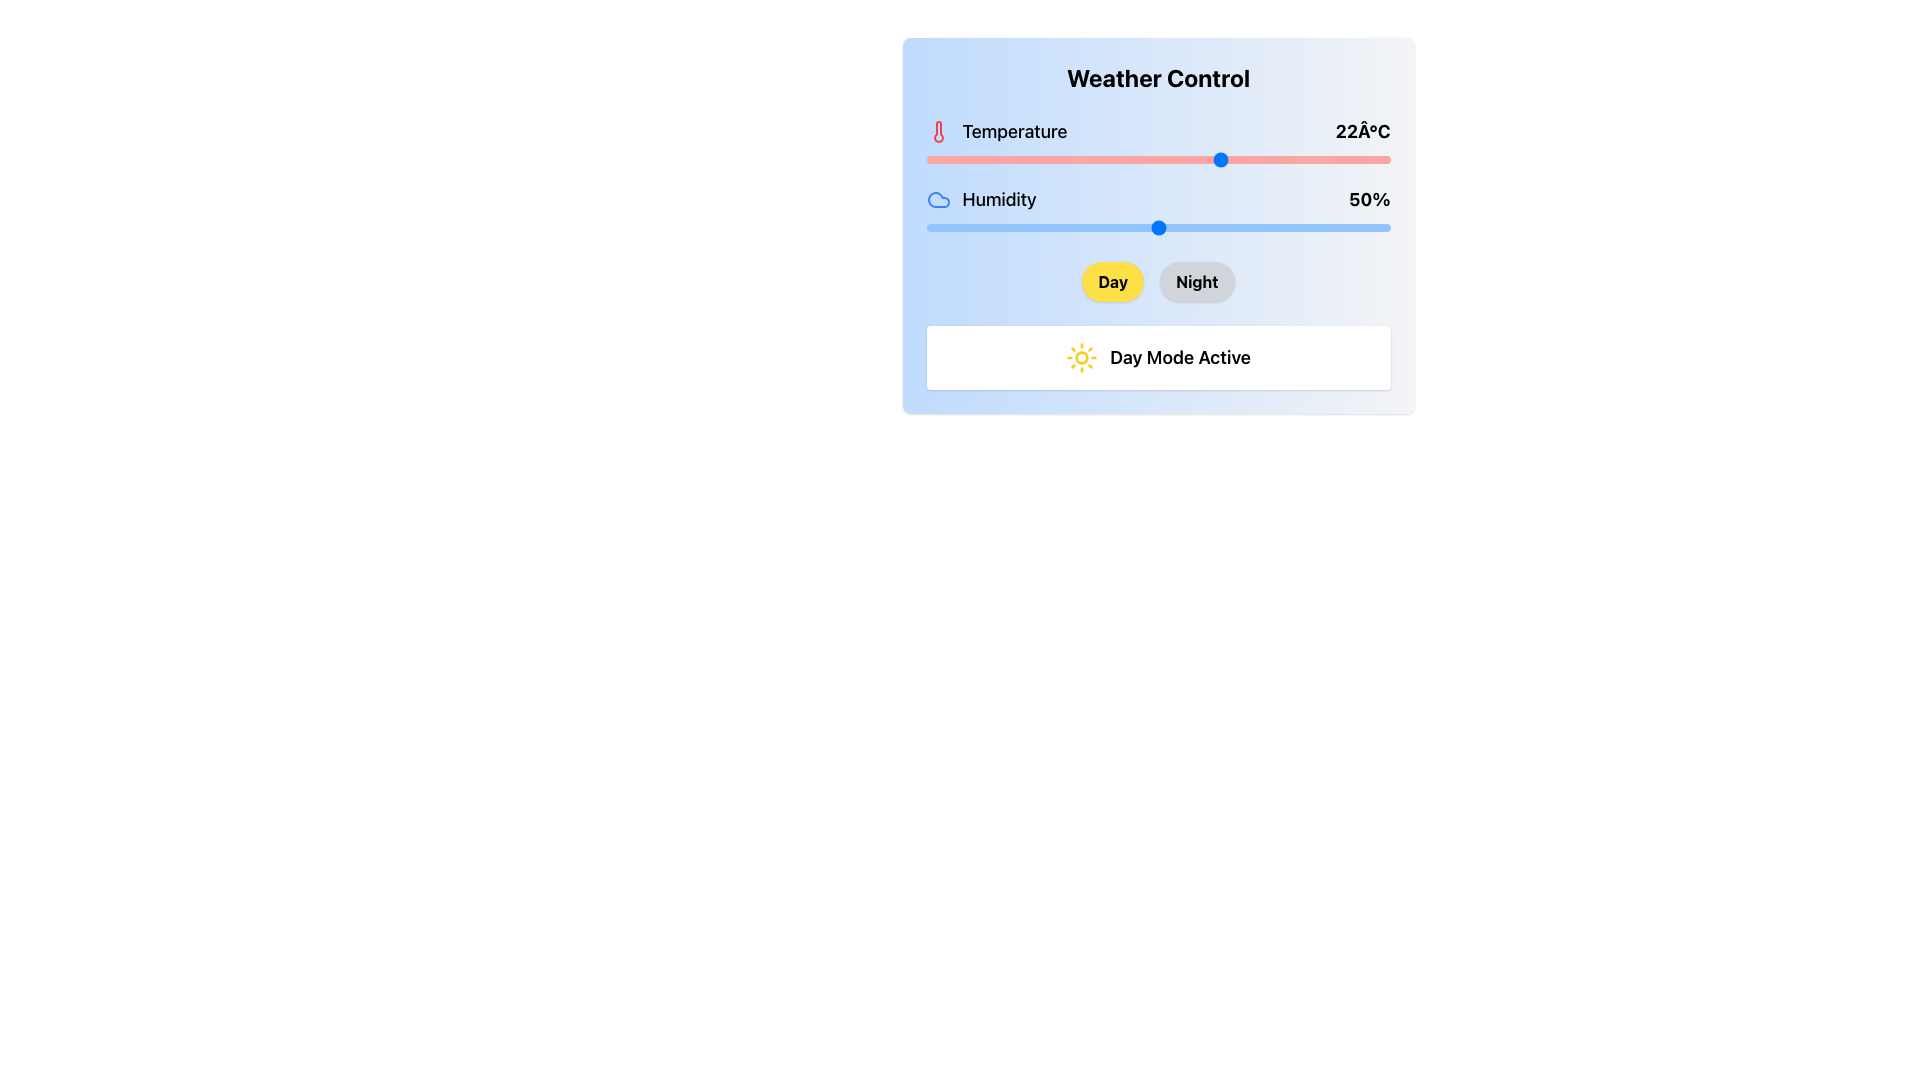 This screenshot has width=1920, height=1080. Describe the element at coordinates (1197, 281) in the screenshot. I see `the night mode toggle button located in the horizontal button group below the 'Temperature' and 'Humidity' sliders, which is the second button from the left` at that location.